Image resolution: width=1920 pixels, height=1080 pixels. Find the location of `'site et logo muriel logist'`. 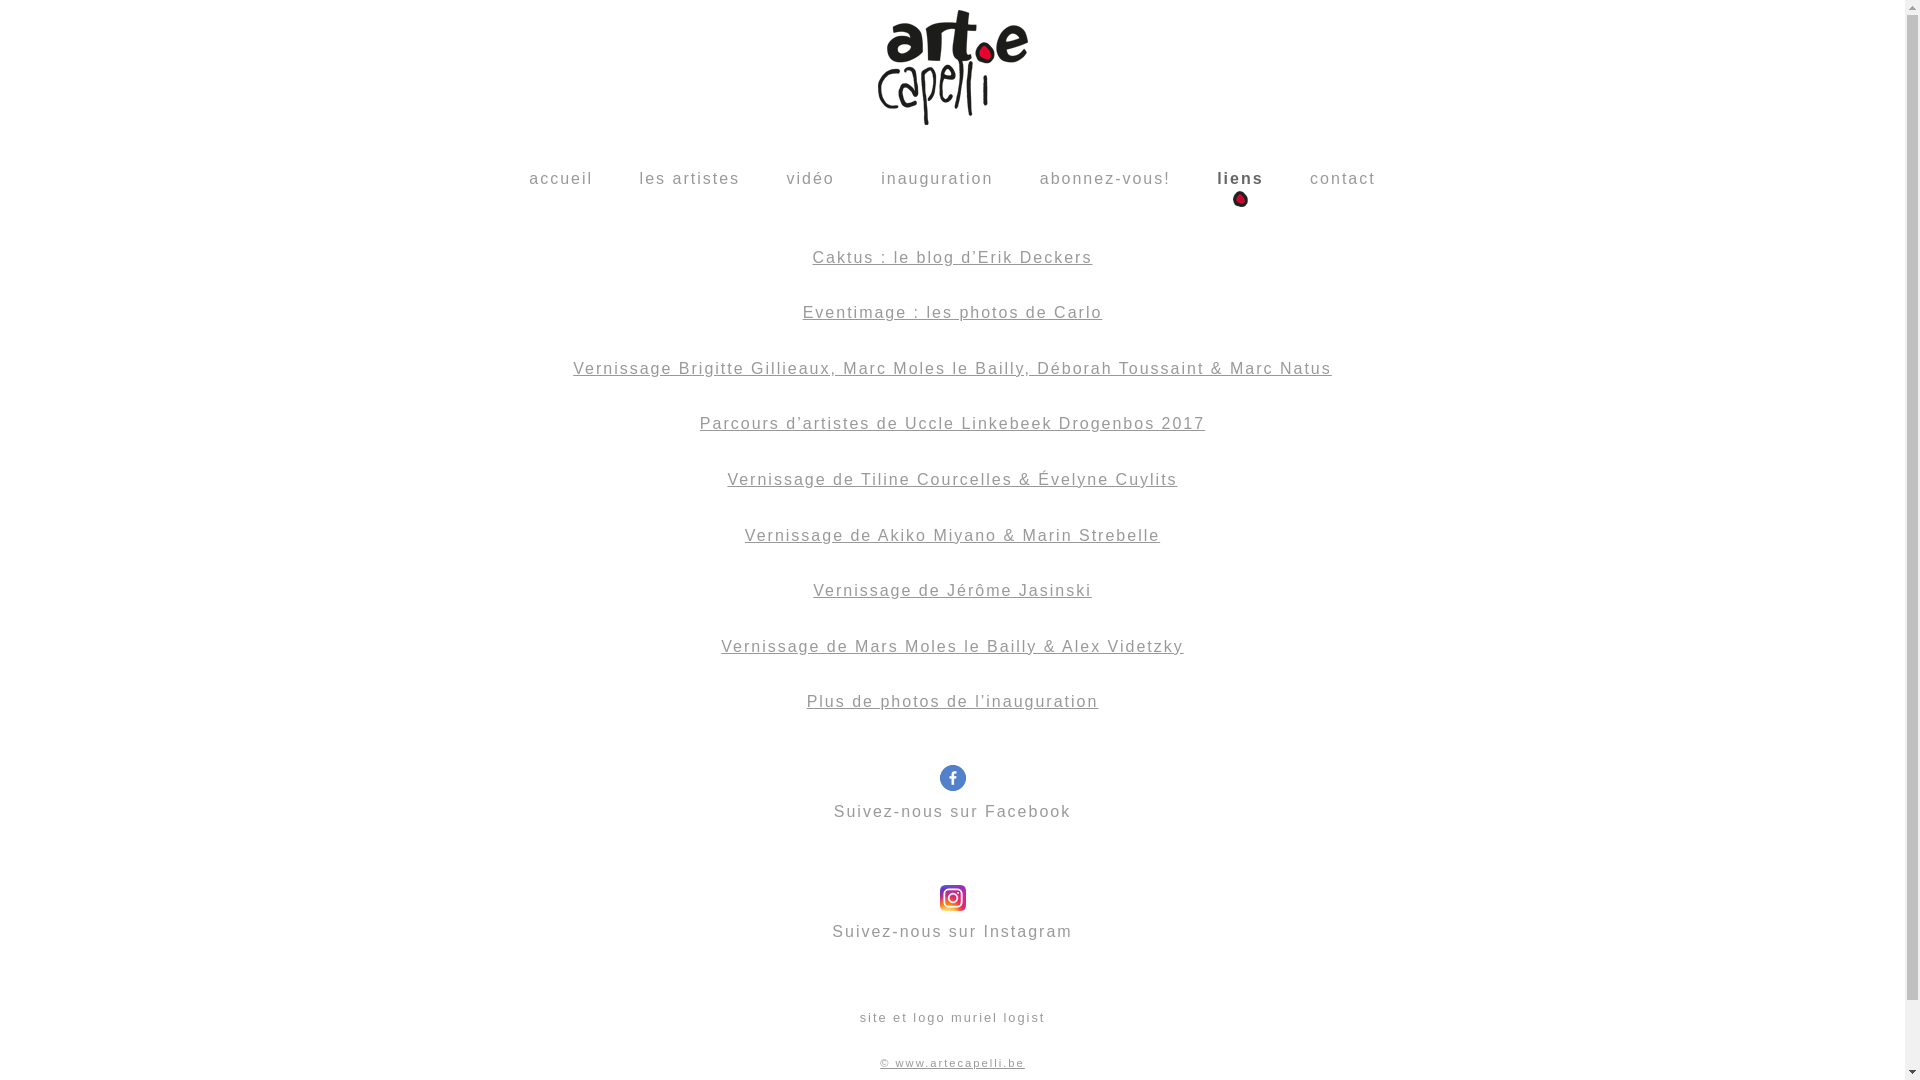

'site et logo muriel logist' is located at coordinates (952, 1017).